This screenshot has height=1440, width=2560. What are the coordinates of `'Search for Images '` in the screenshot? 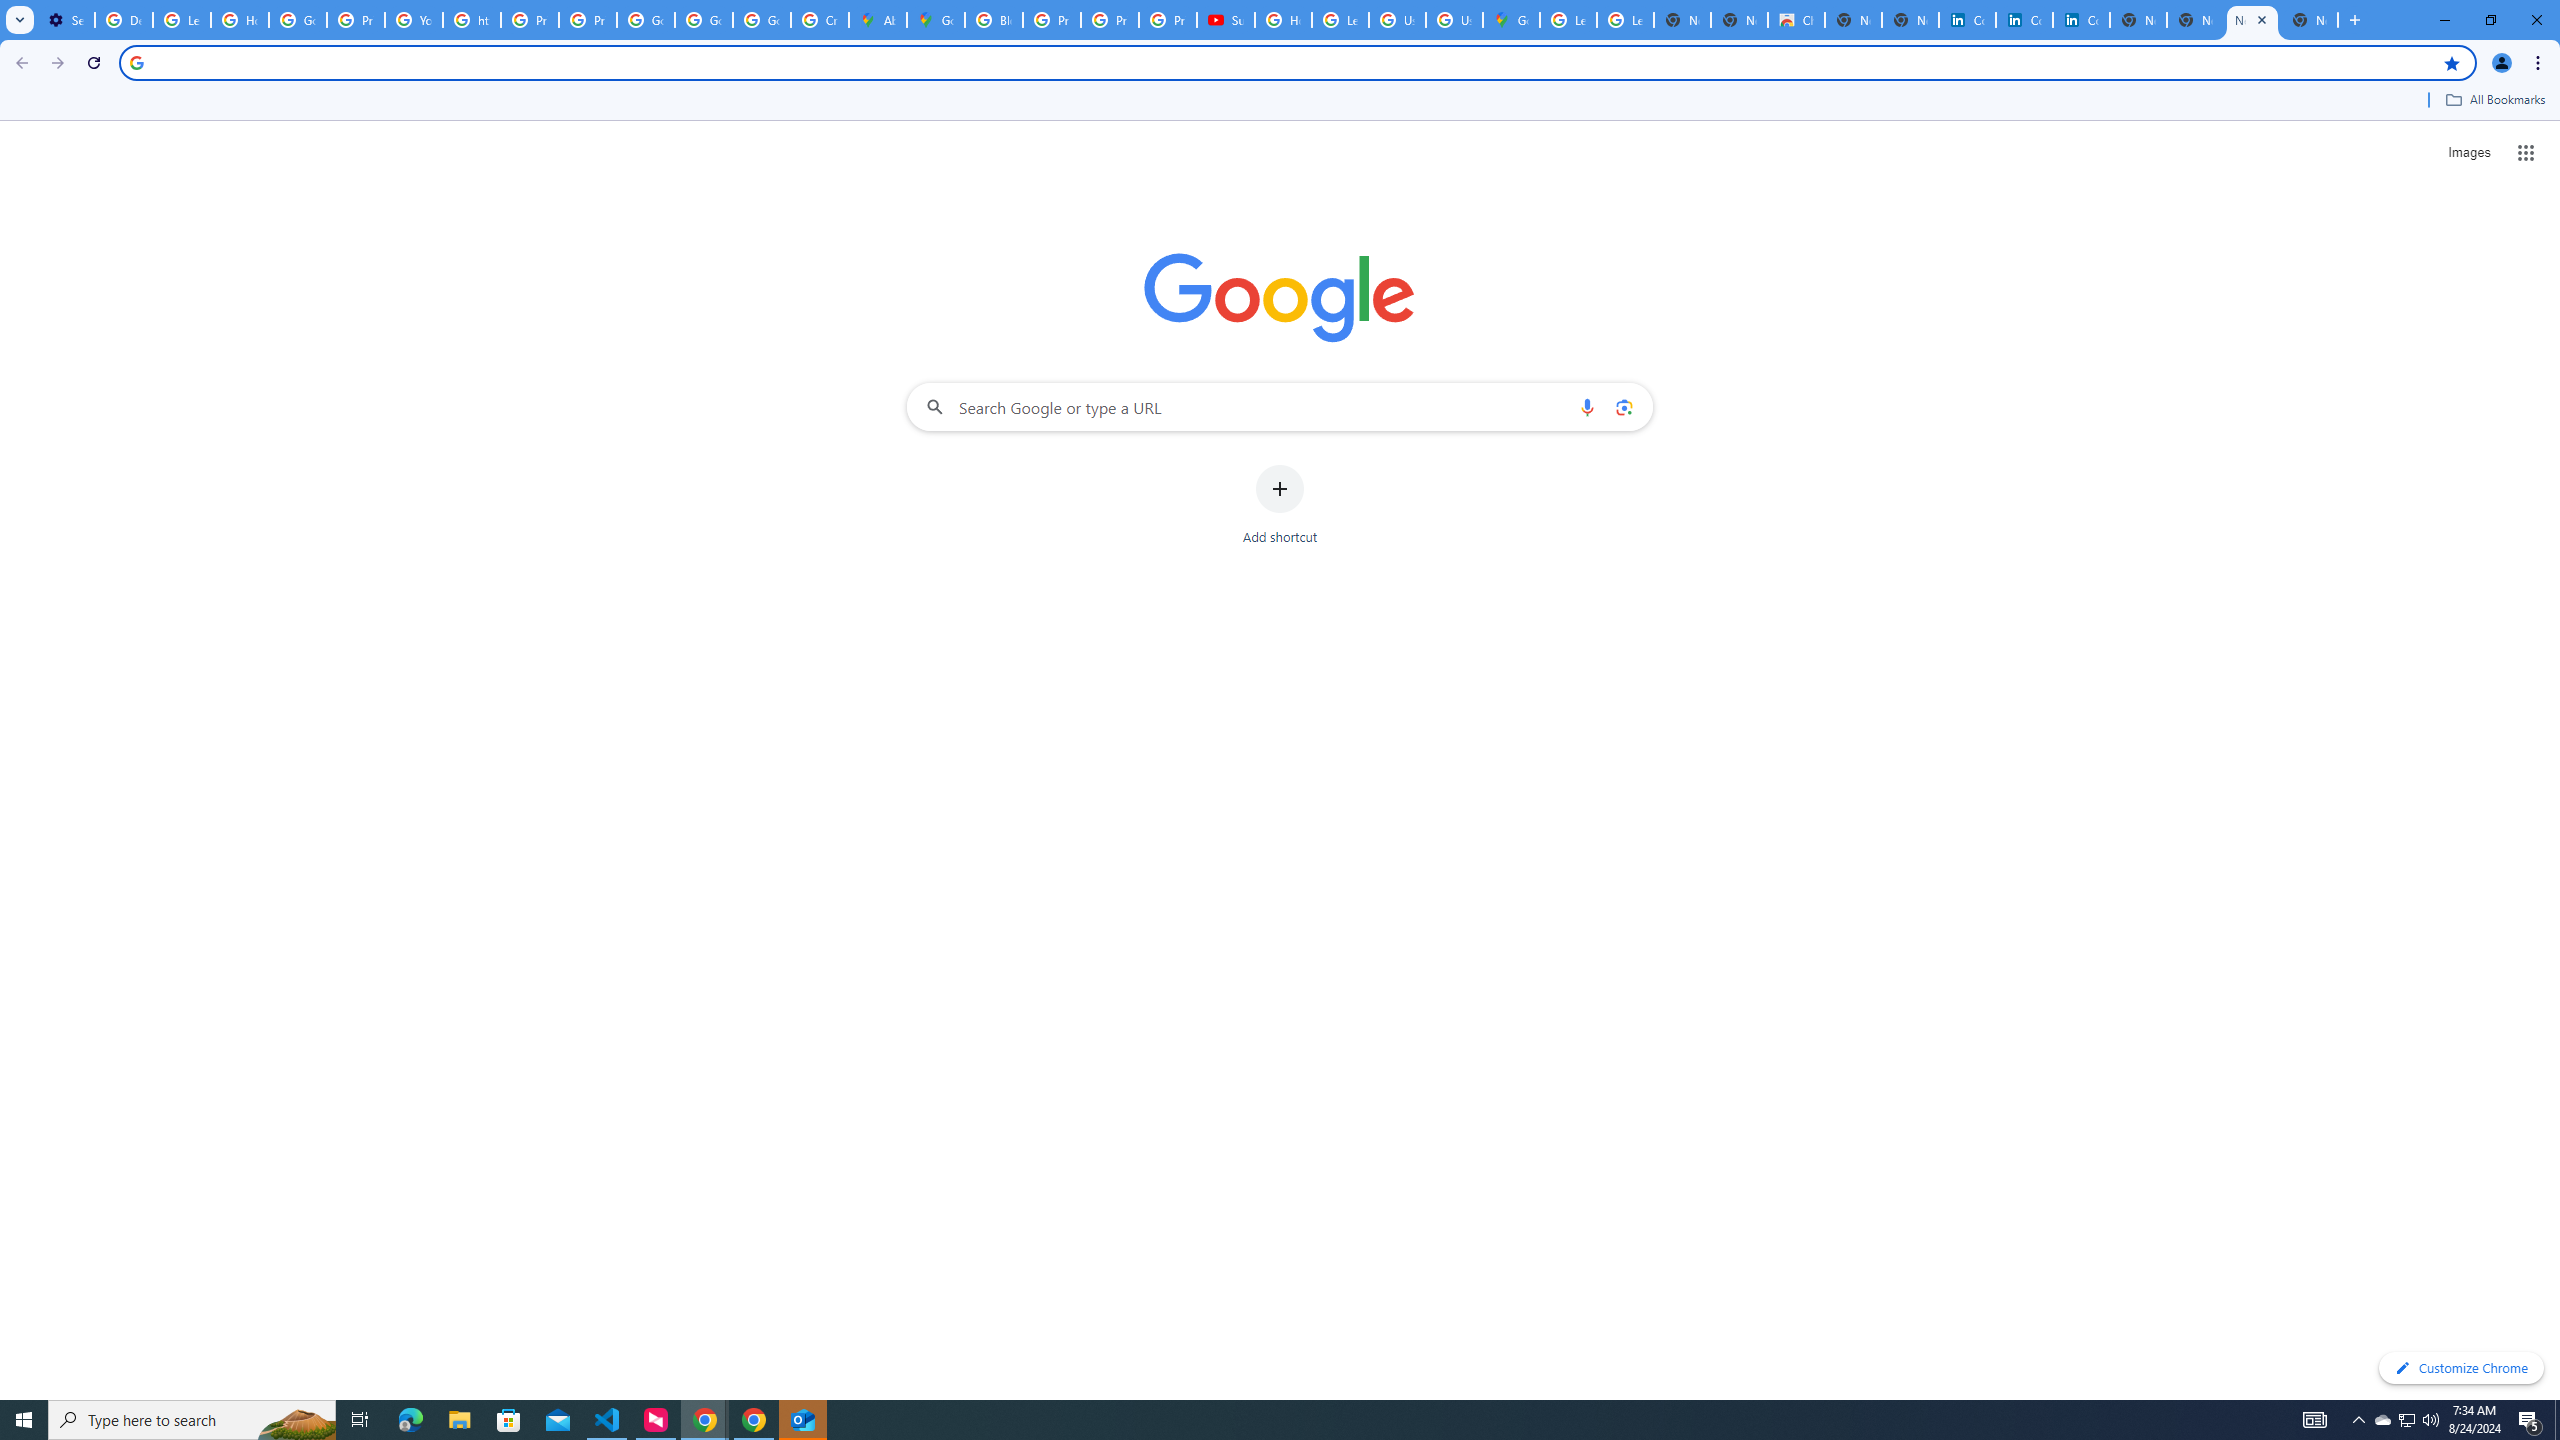 It's located at (2469, 153).